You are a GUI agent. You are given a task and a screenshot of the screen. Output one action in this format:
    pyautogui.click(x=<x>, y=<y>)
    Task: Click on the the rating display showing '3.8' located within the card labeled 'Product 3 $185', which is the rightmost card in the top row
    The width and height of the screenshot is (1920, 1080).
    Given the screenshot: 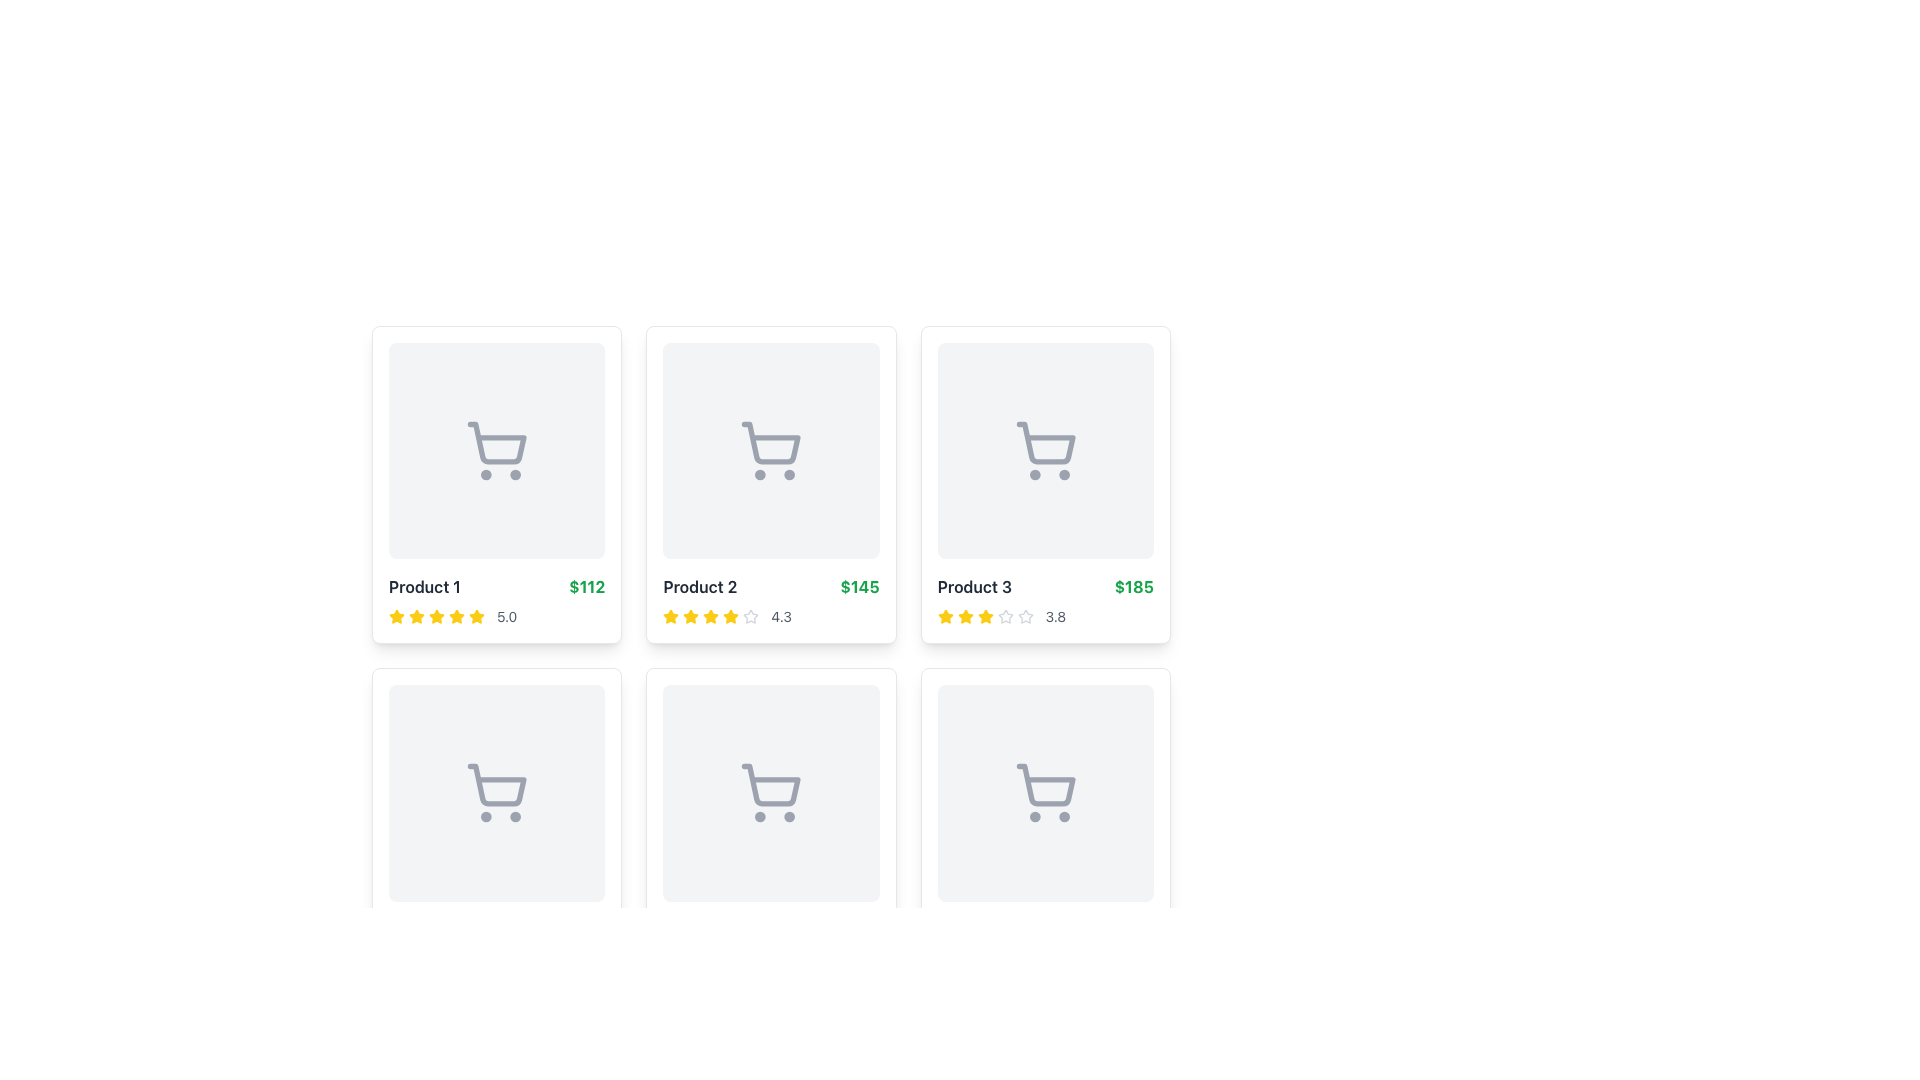 What is the action you would take?
    pyautogui.click(x=1044, y=616)
    